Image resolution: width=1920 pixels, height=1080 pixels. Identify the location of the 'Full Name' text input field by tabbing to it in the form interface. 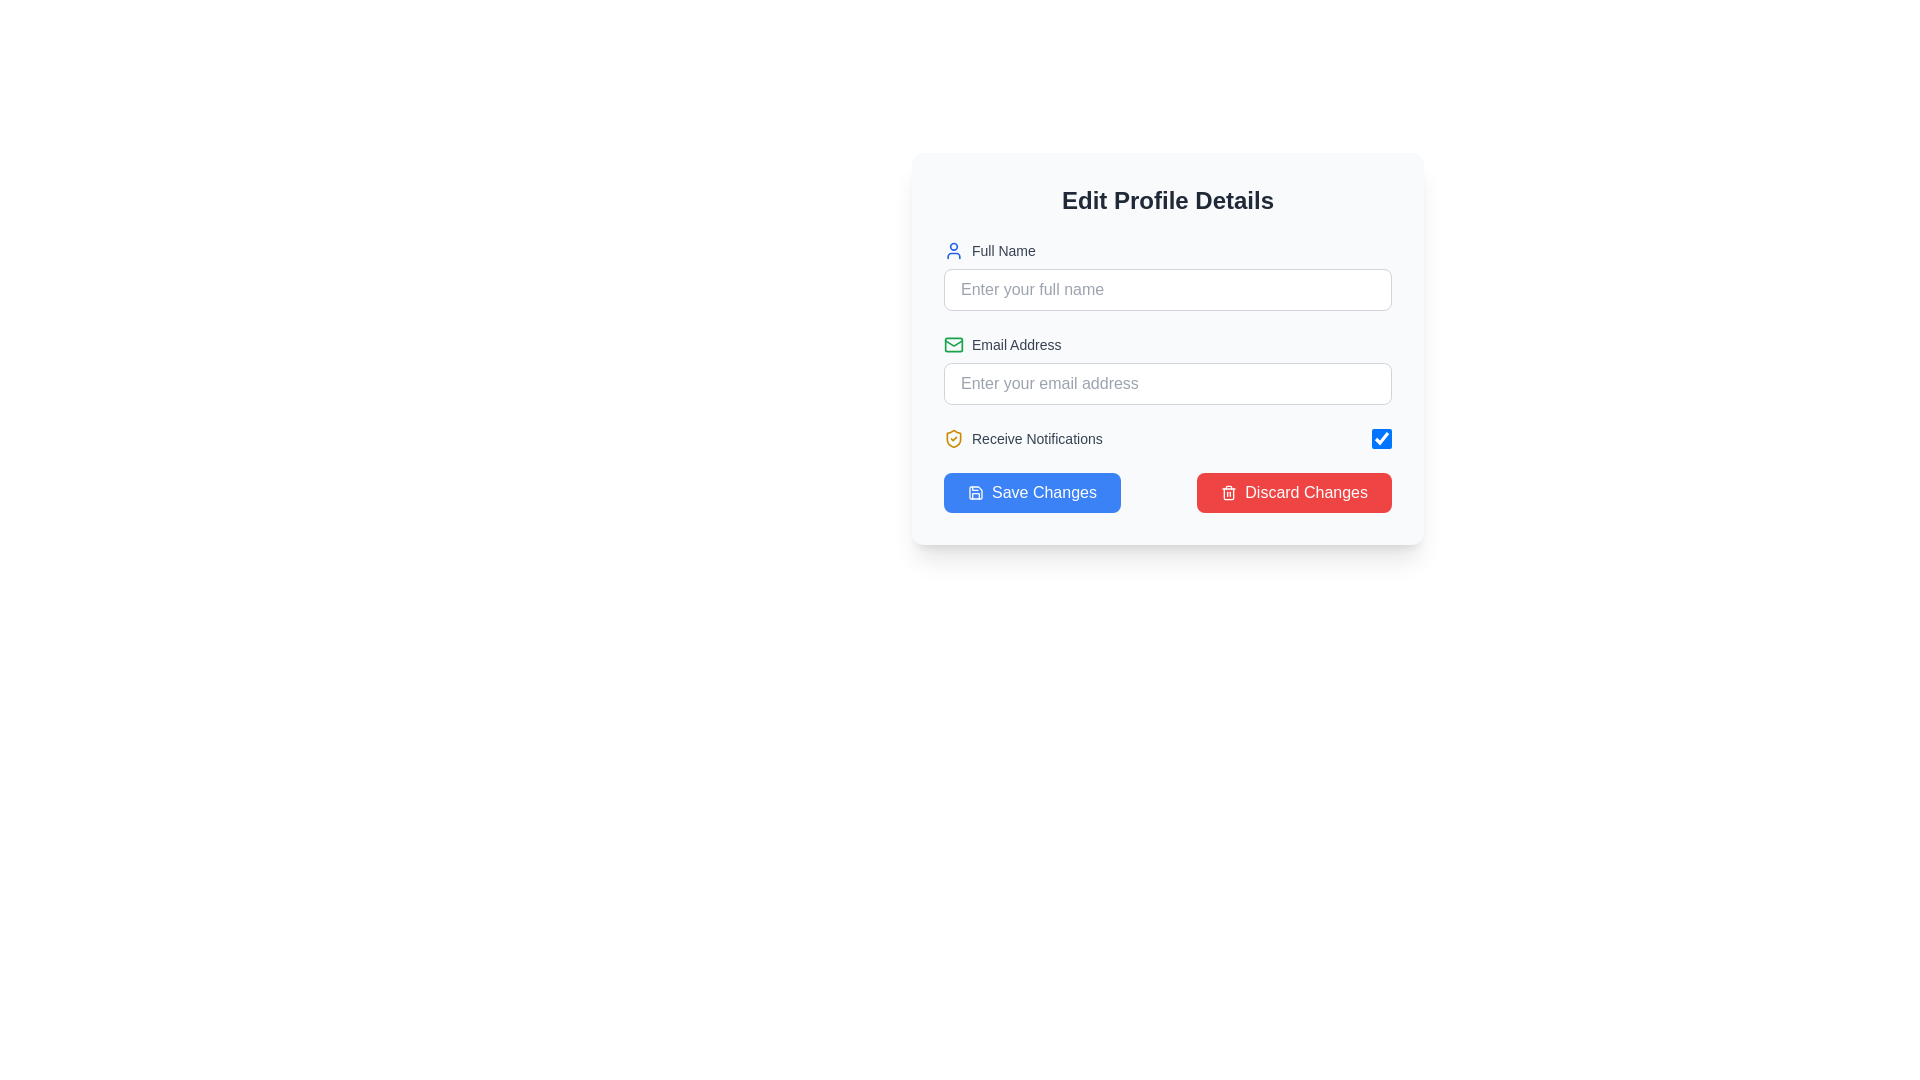
(1167, 276).